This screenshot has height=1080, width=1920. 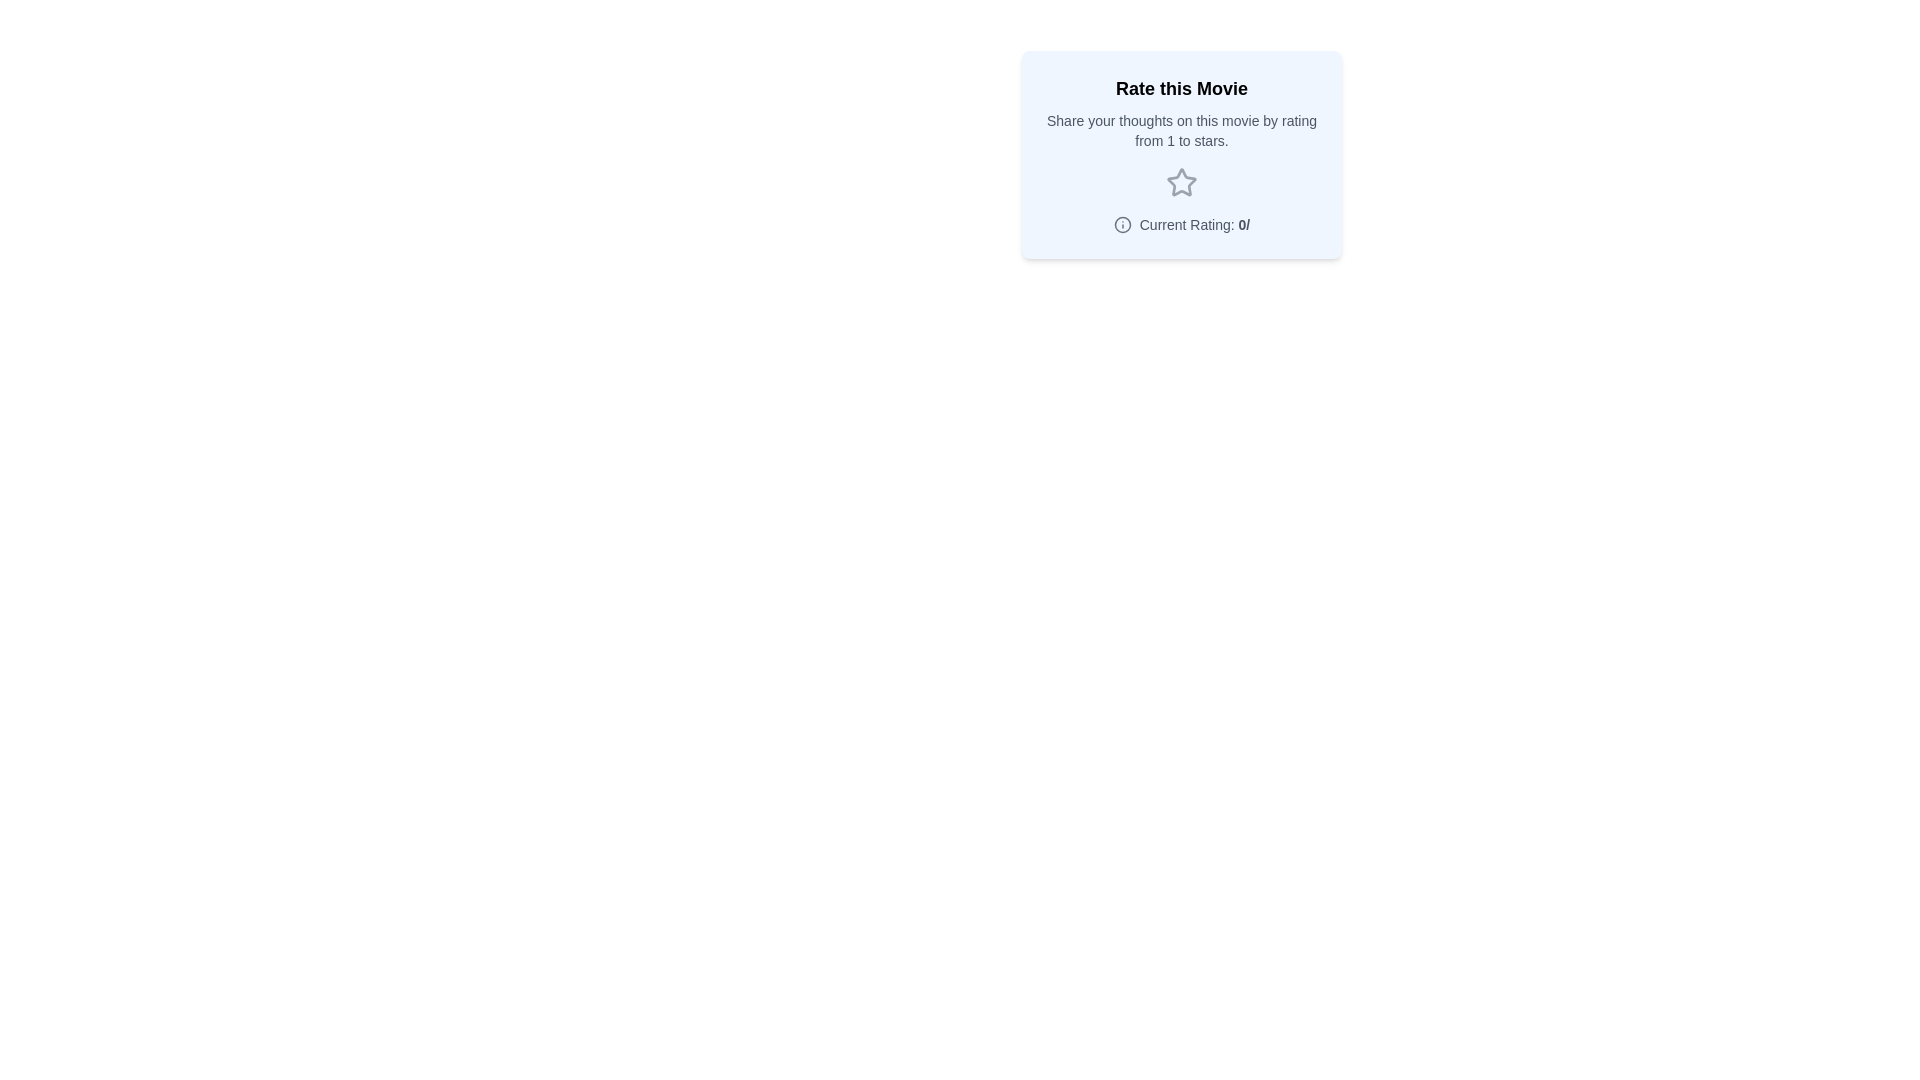 I want to click on the information icon located to the left of the 'Current Rating: 0/' text, so click(x=1122, y=224).